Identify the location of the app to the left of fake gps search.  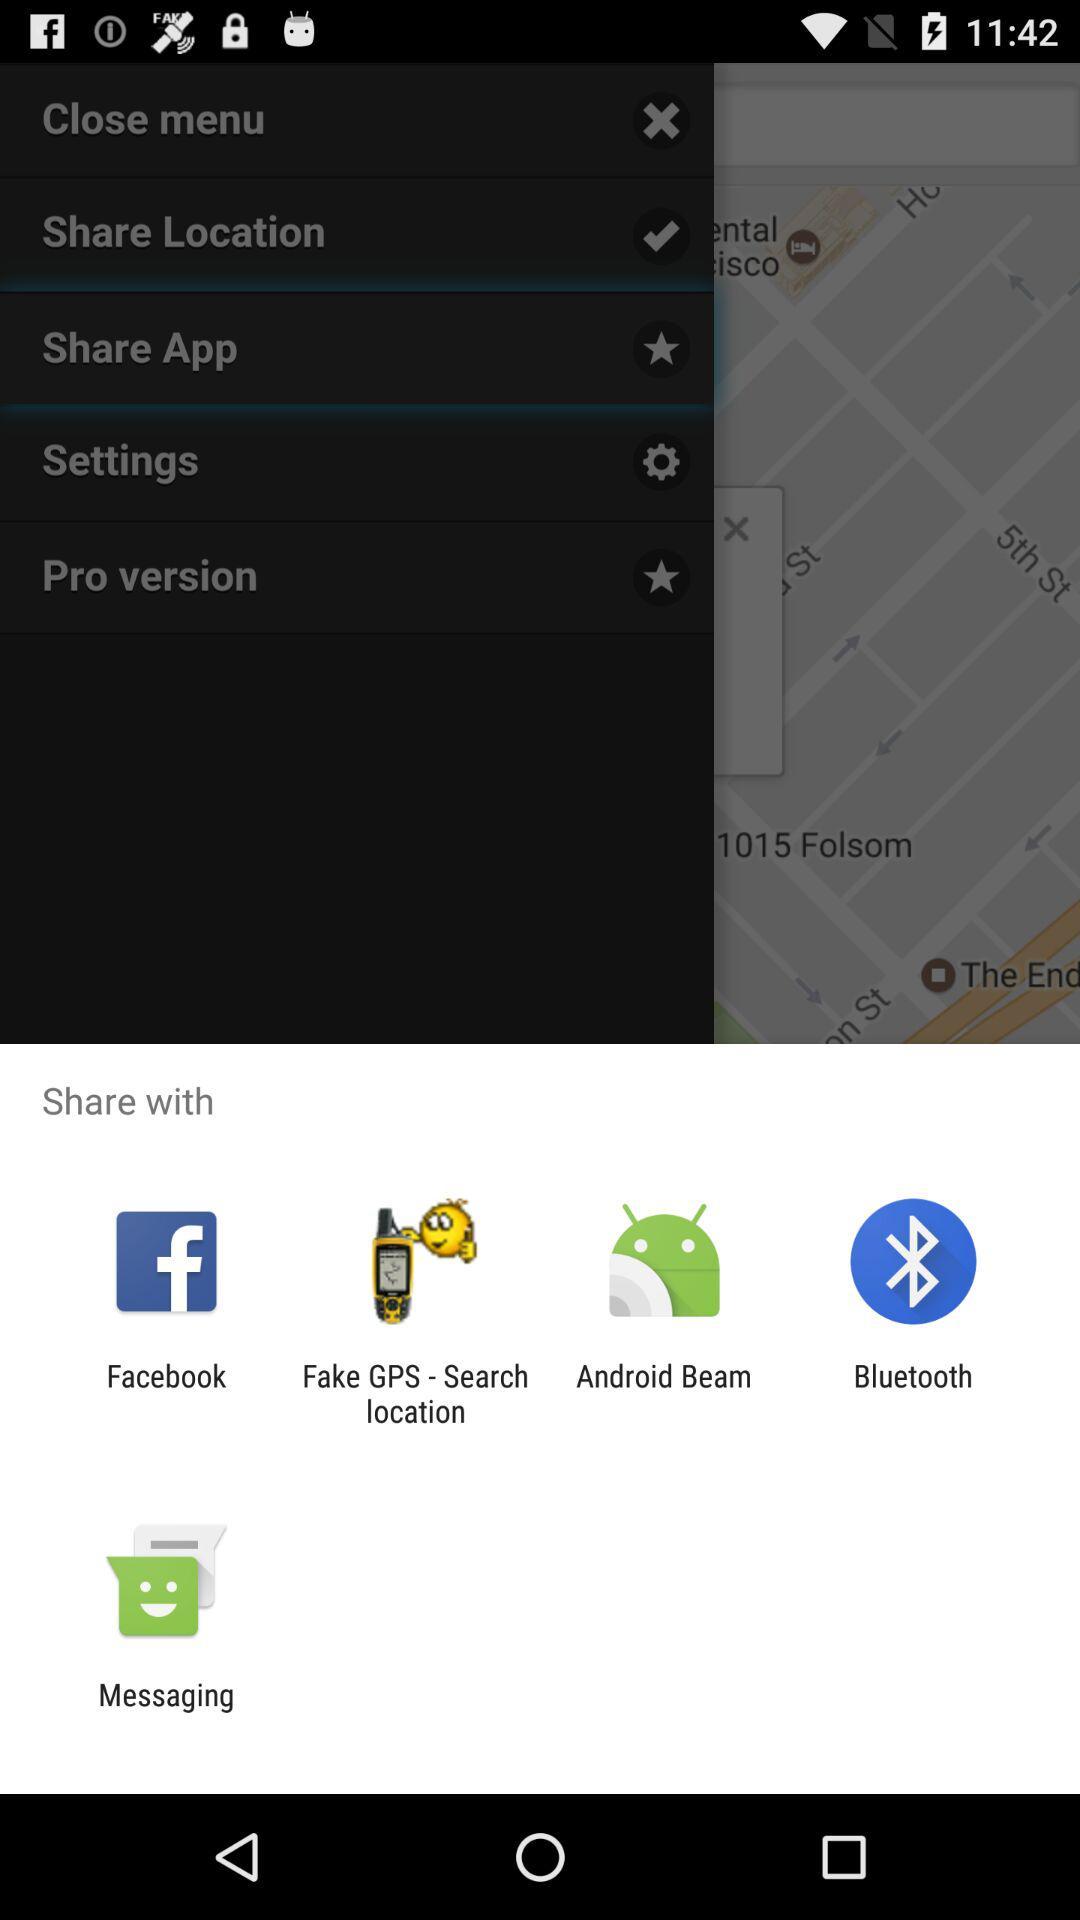
(165, 1392).